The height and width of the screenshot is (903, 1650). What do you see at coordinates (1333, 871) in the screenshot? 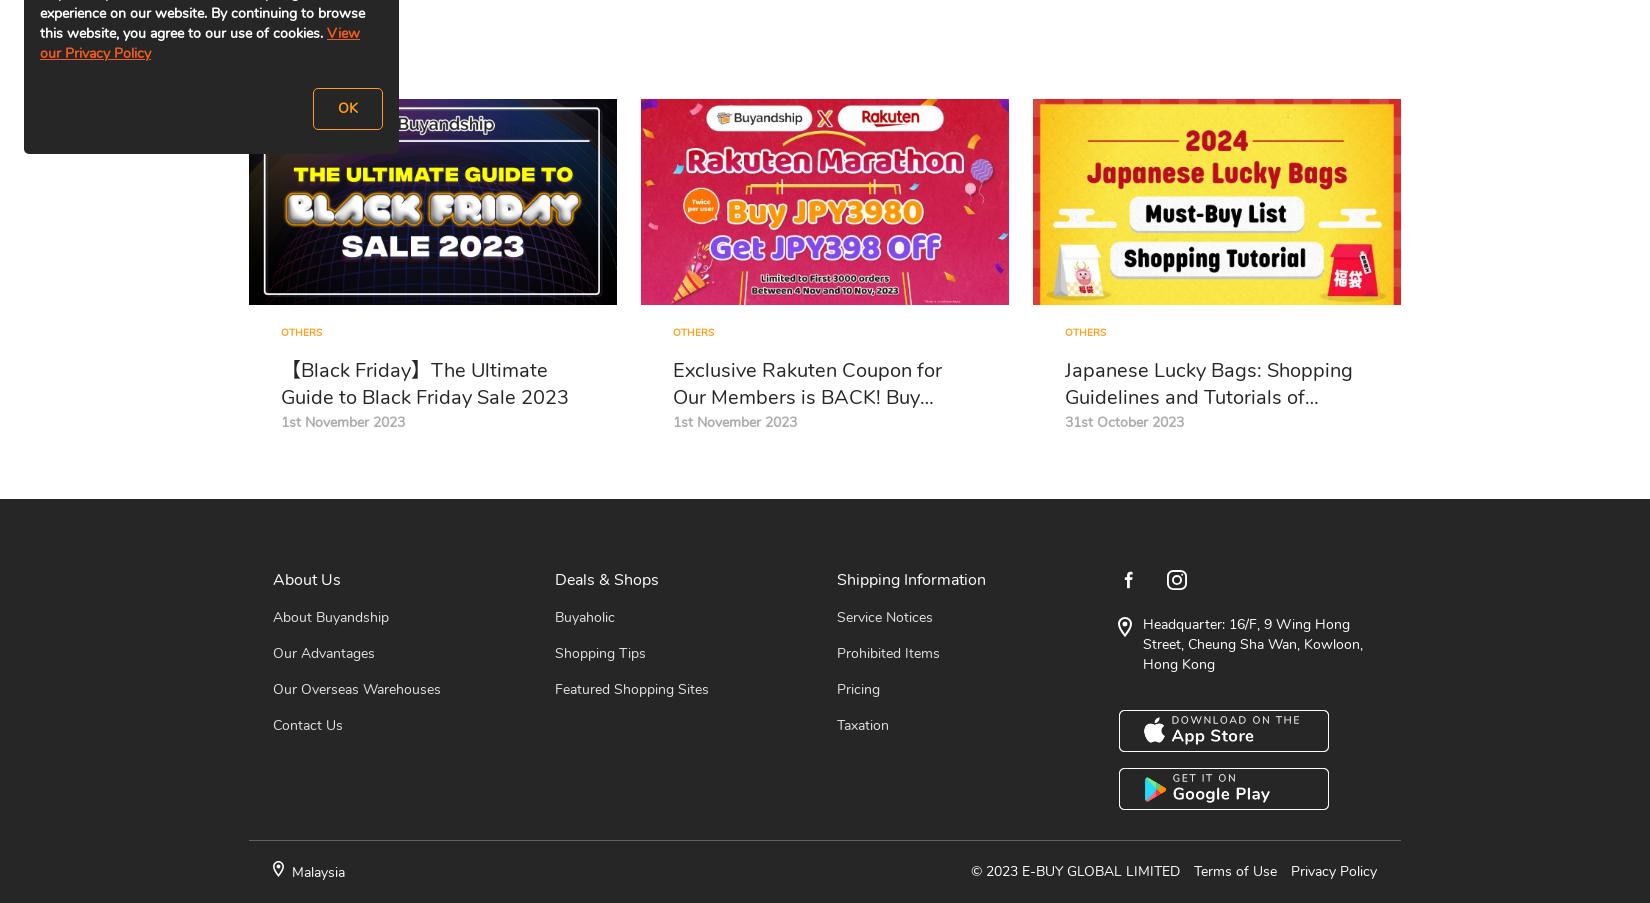
I see `'Privacy Policy'` at bounding box center [1333, 871].